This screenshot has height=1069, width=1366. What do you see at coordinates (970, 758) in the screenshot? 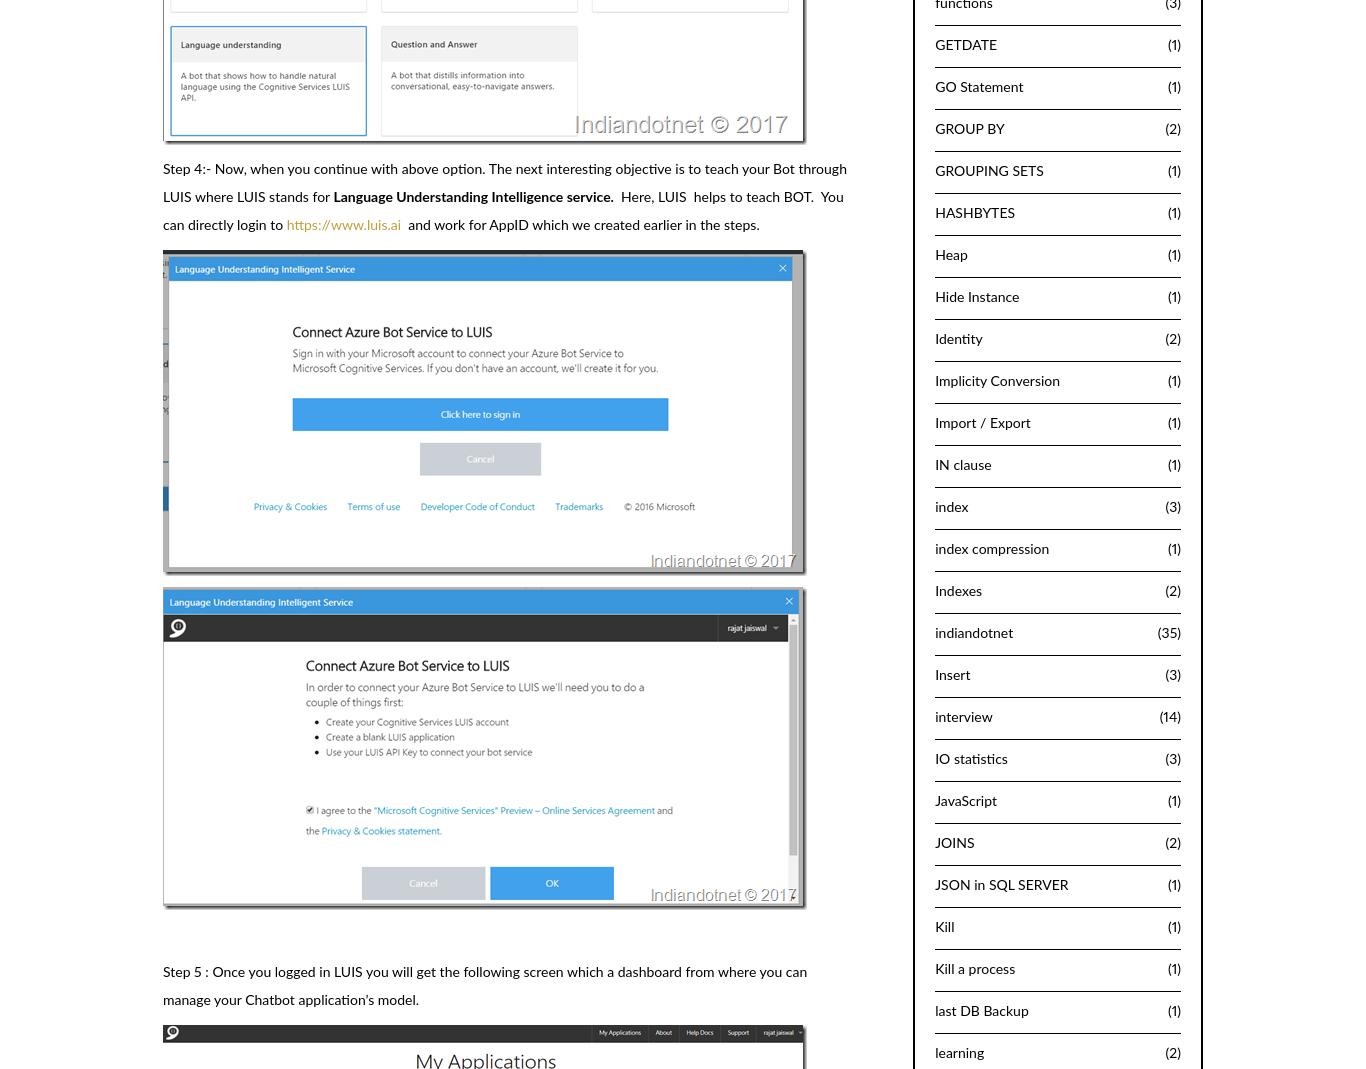
I see `'IO statistics'` at bounding box center [970, 758].